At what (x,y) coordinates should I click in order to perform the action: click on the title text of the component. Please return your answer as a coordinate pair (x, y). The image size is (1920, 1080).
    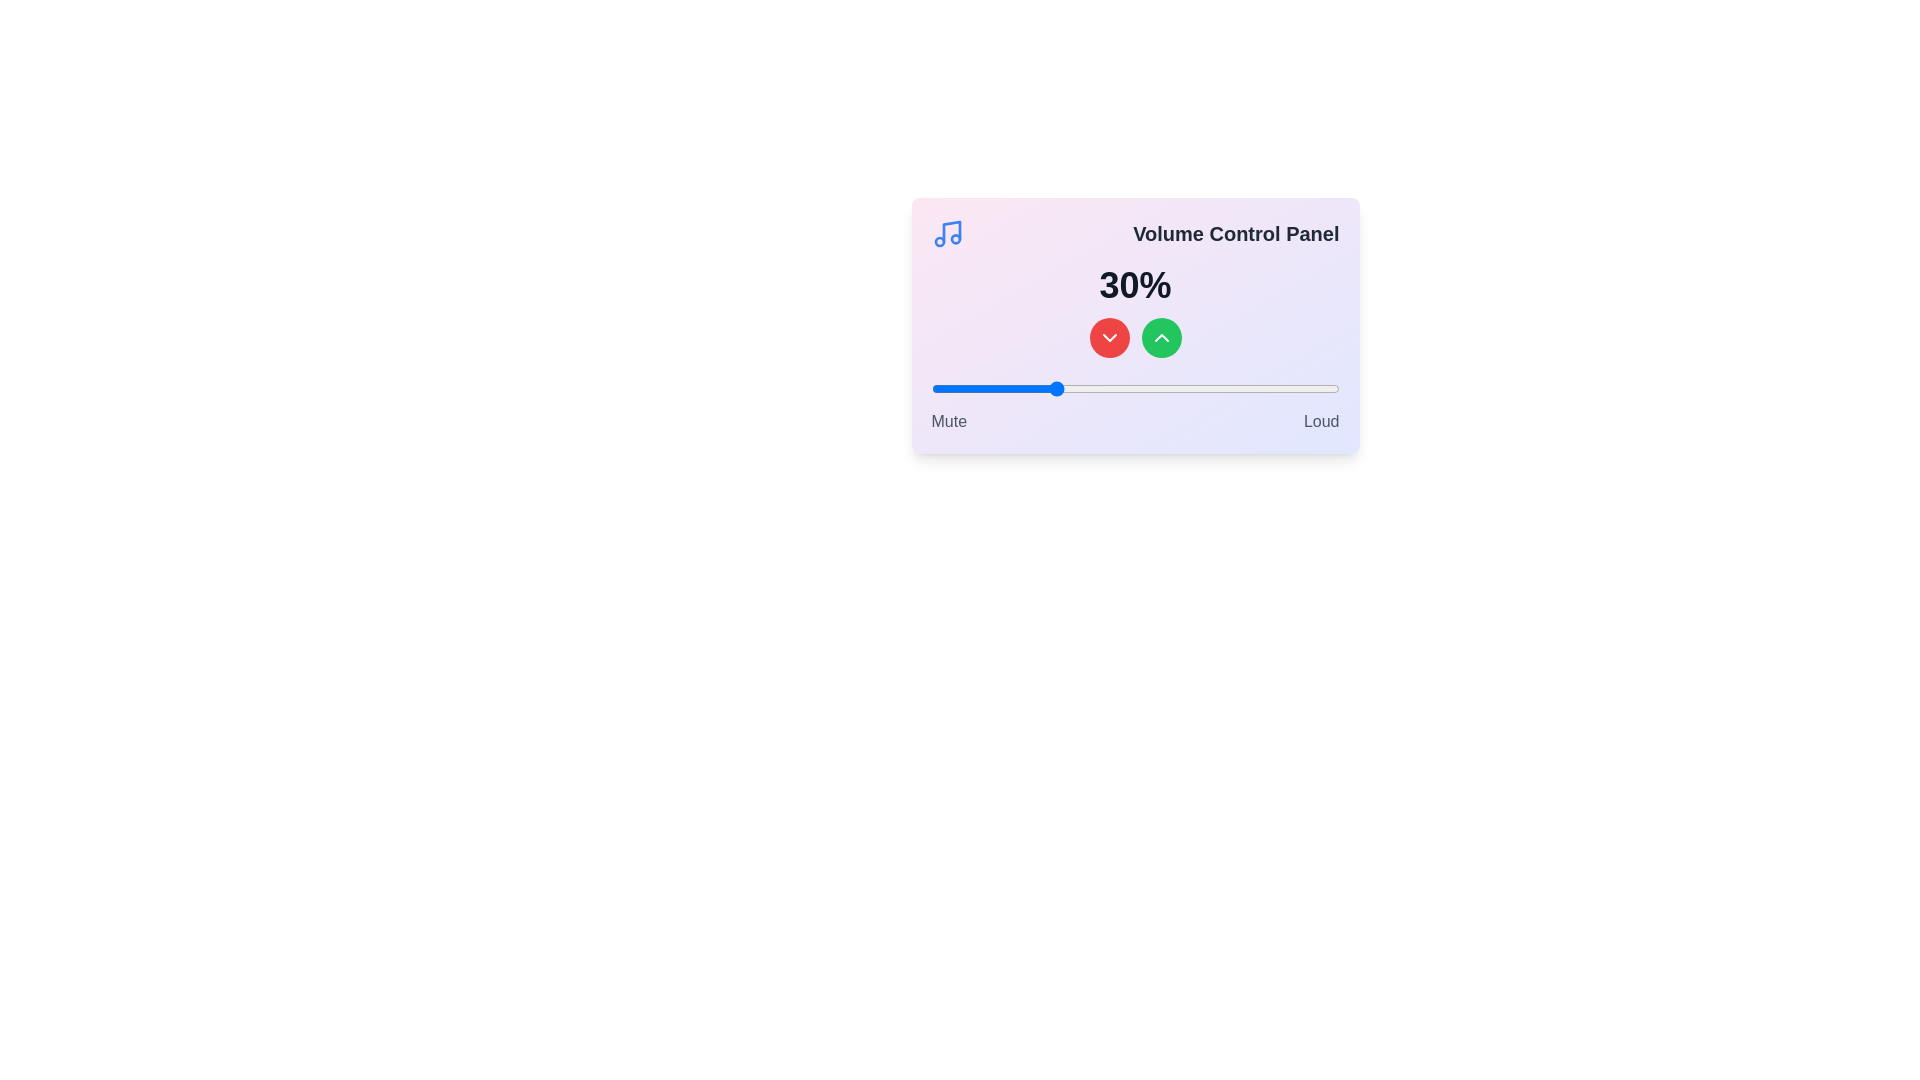
    Looking at the image, I should click on (1134, 233).